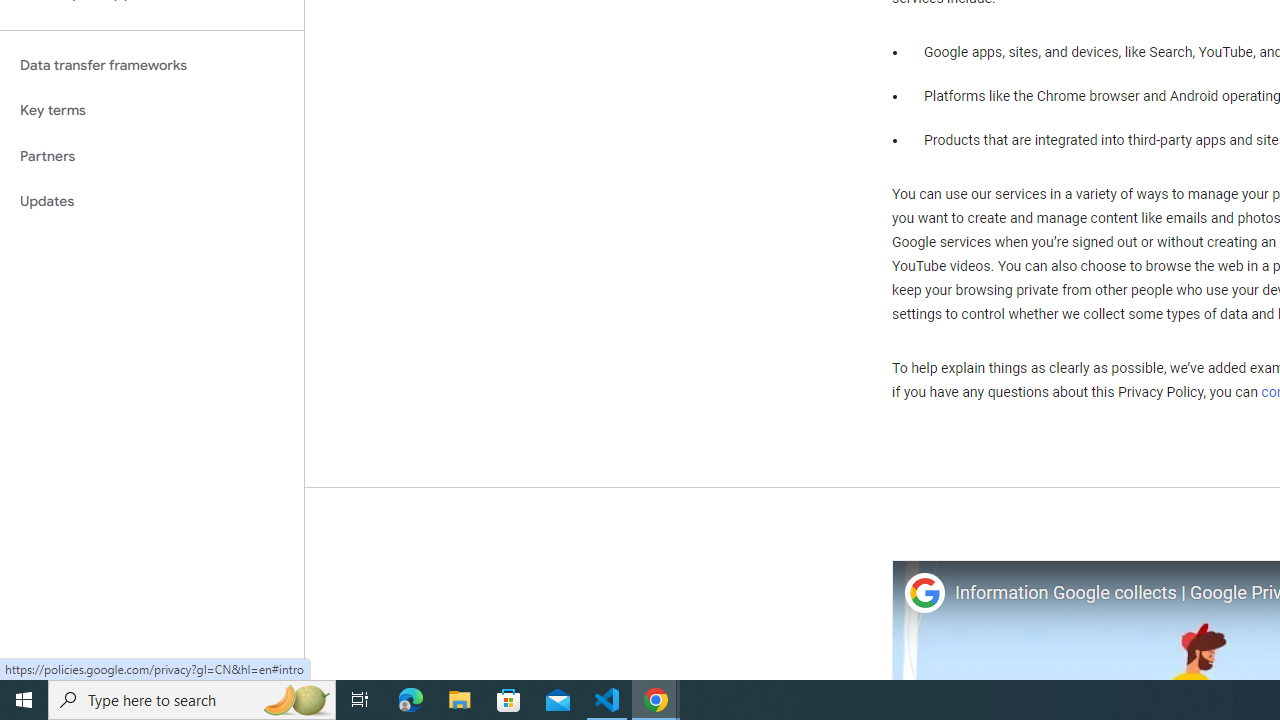  What do you see at coordinates (151, 64) in the screenshot?
I see `'Data transfer frameworks'` at bounding box center [151, 64].